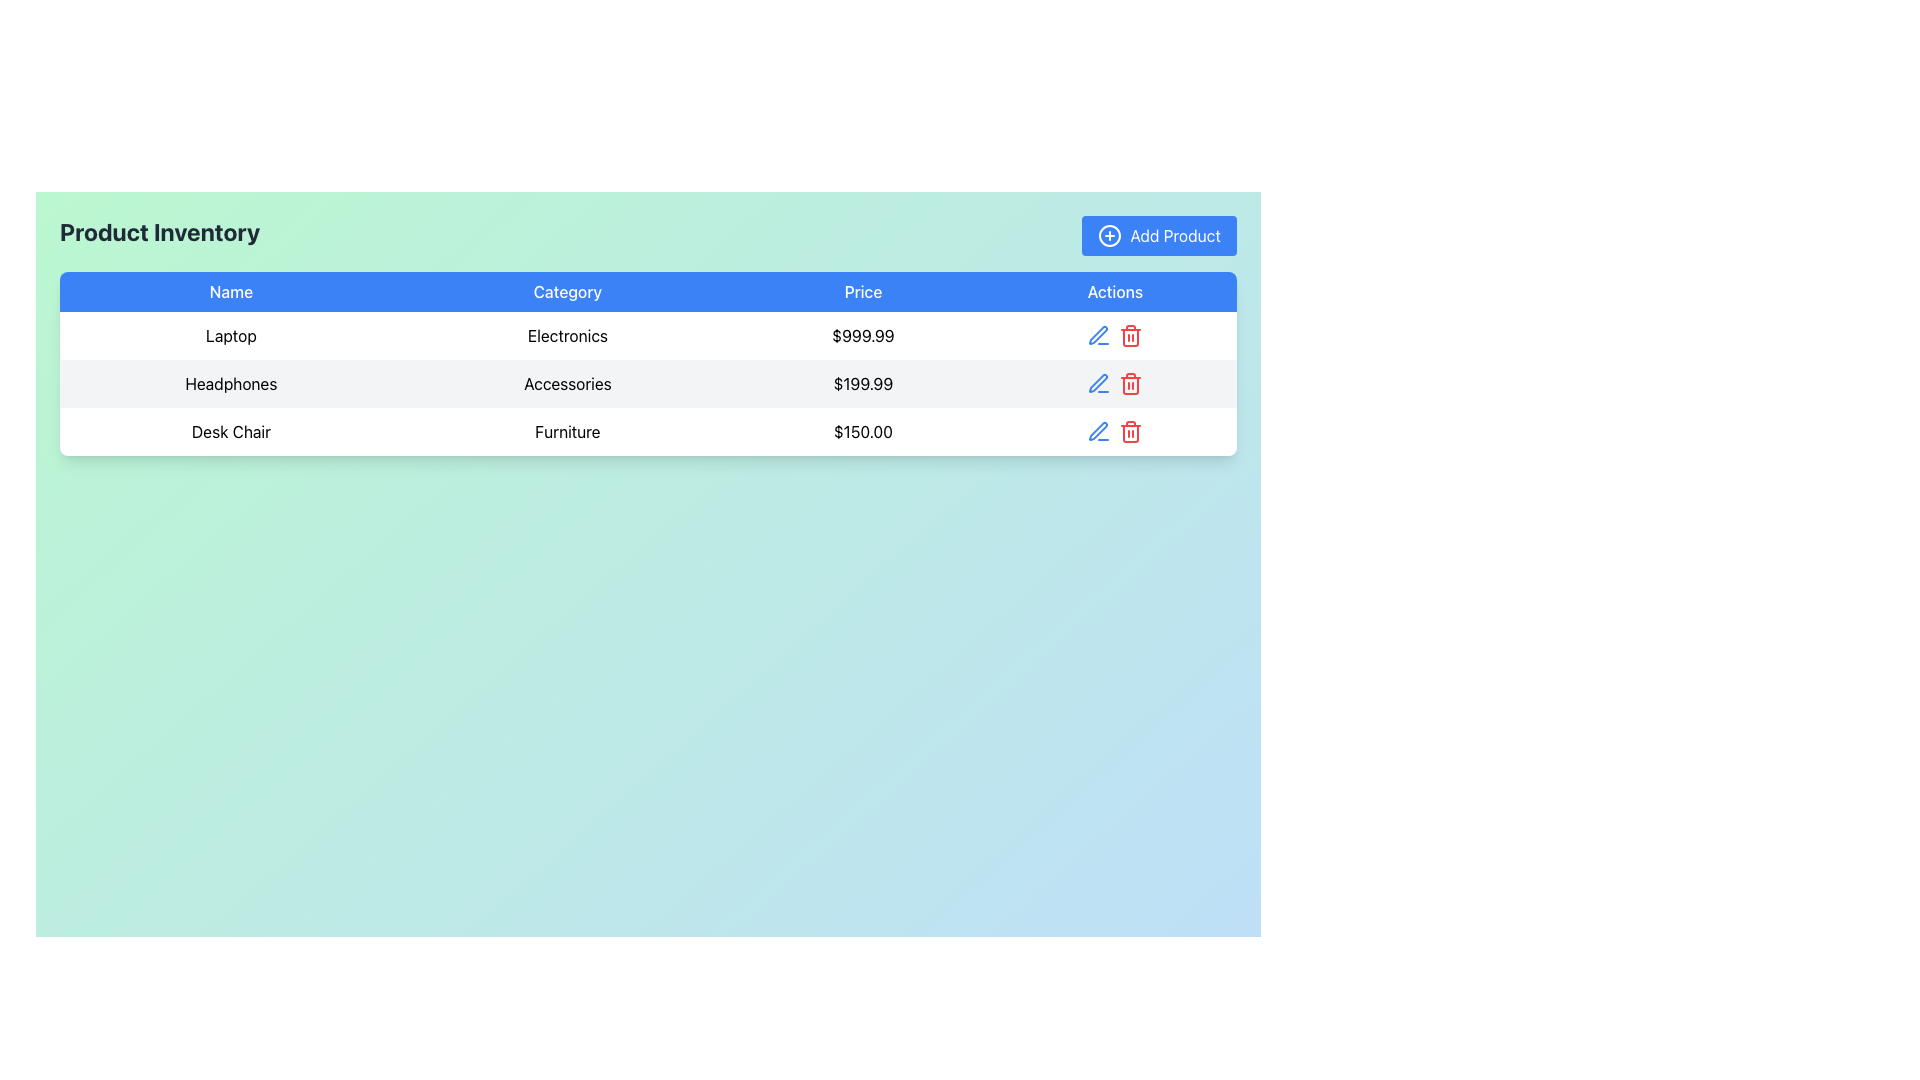 This screenshot has width=1920, height=1080. I want to click on the circular '+' icon located to the left of the 'Add Product' text within the blue rectangular button at the top-right corner of the interface, so click(1109, 234).